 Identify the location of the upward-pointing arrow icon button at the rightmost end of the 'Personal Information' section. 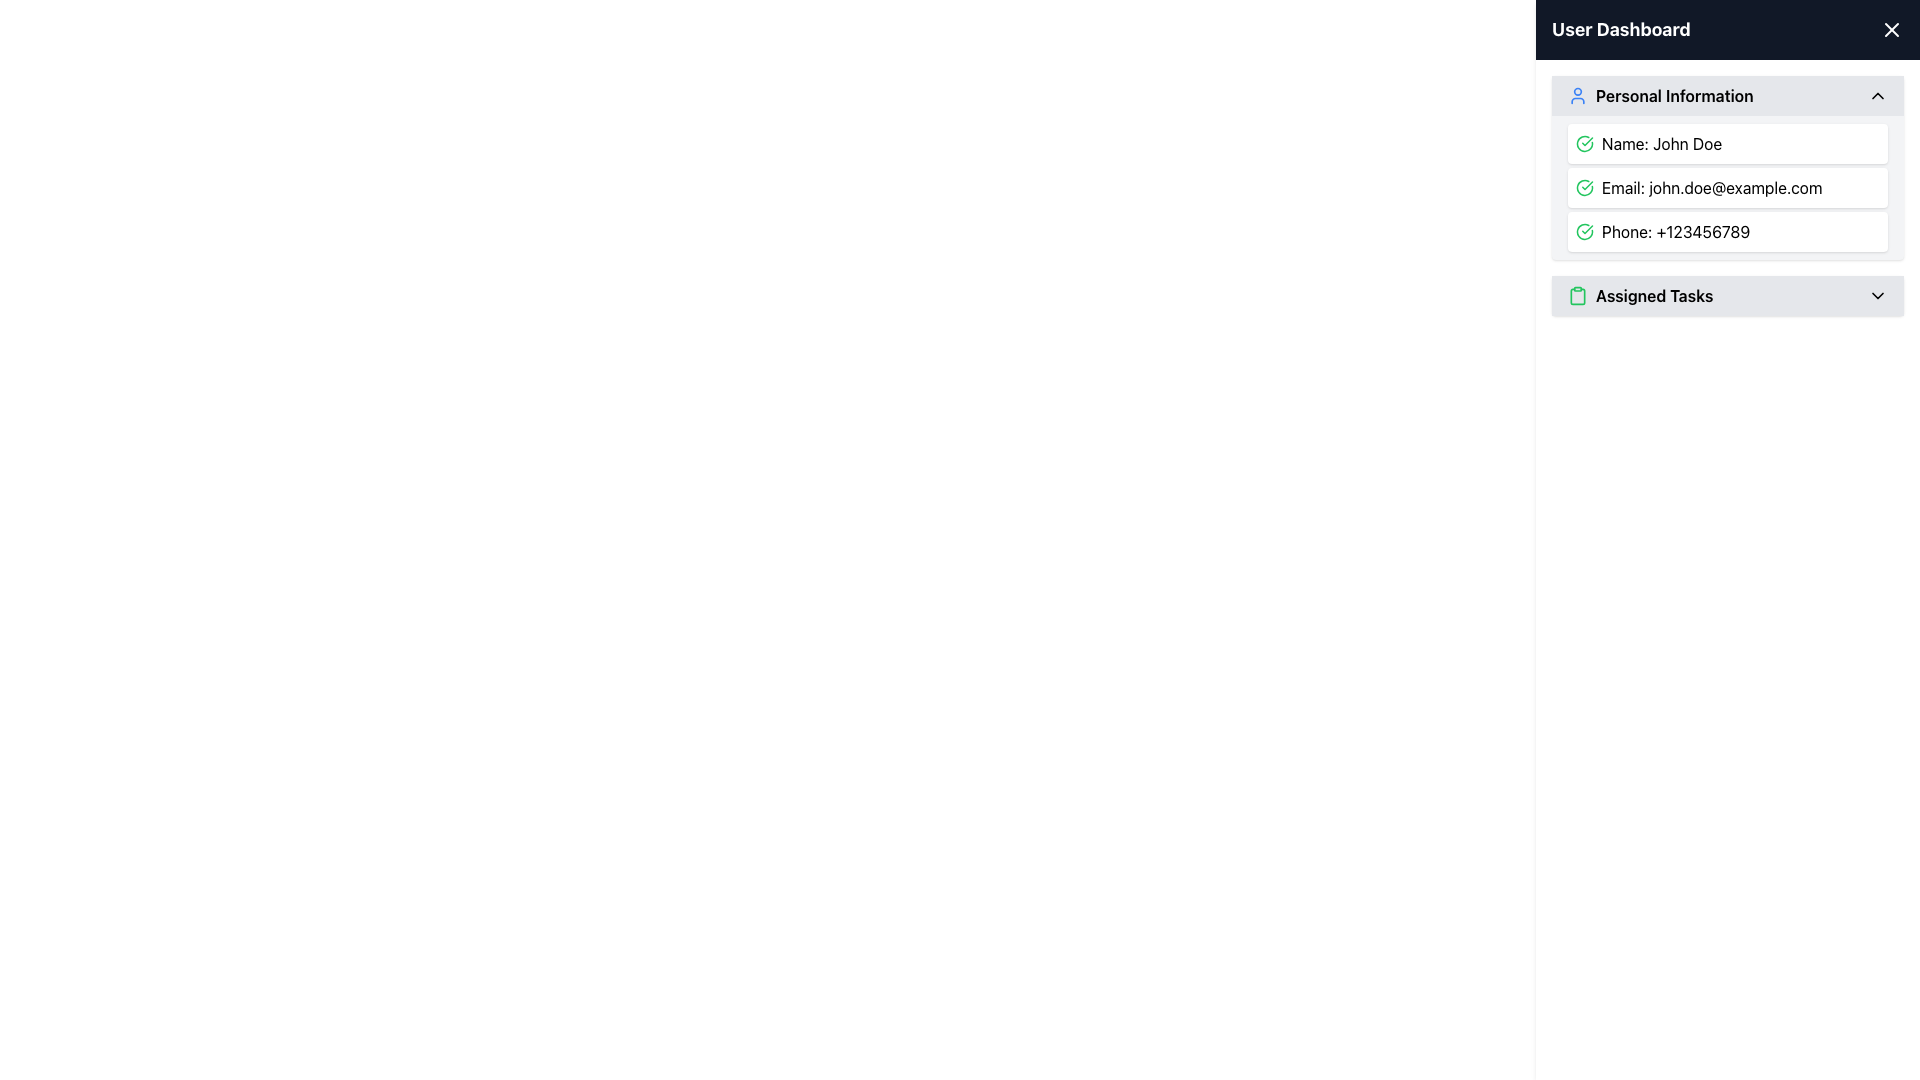
(1876, 96).